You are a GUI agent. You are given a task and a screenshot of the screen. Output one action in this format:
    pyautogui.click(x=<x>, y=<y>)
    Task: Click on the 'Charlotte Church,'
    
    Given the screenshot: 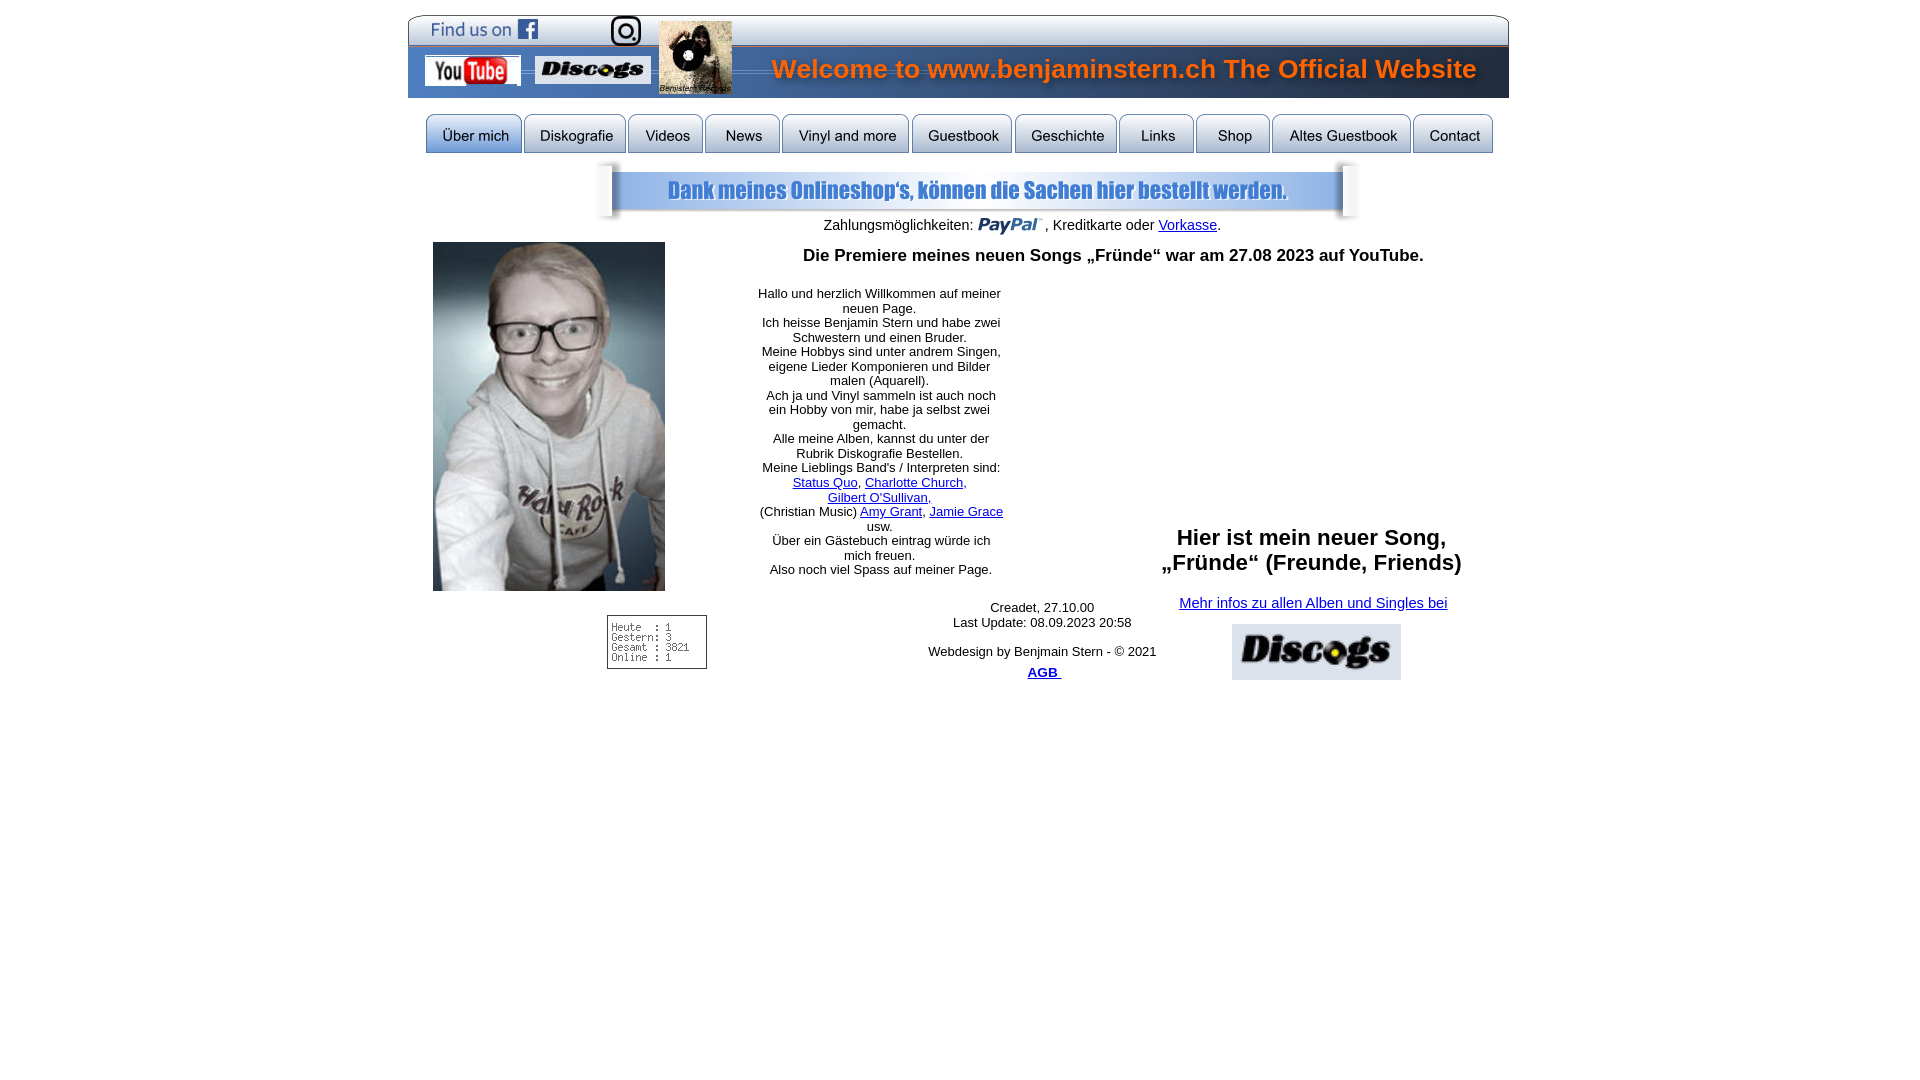 What is the action you would take?
    pyautogui.click(x=915, y=482)
    